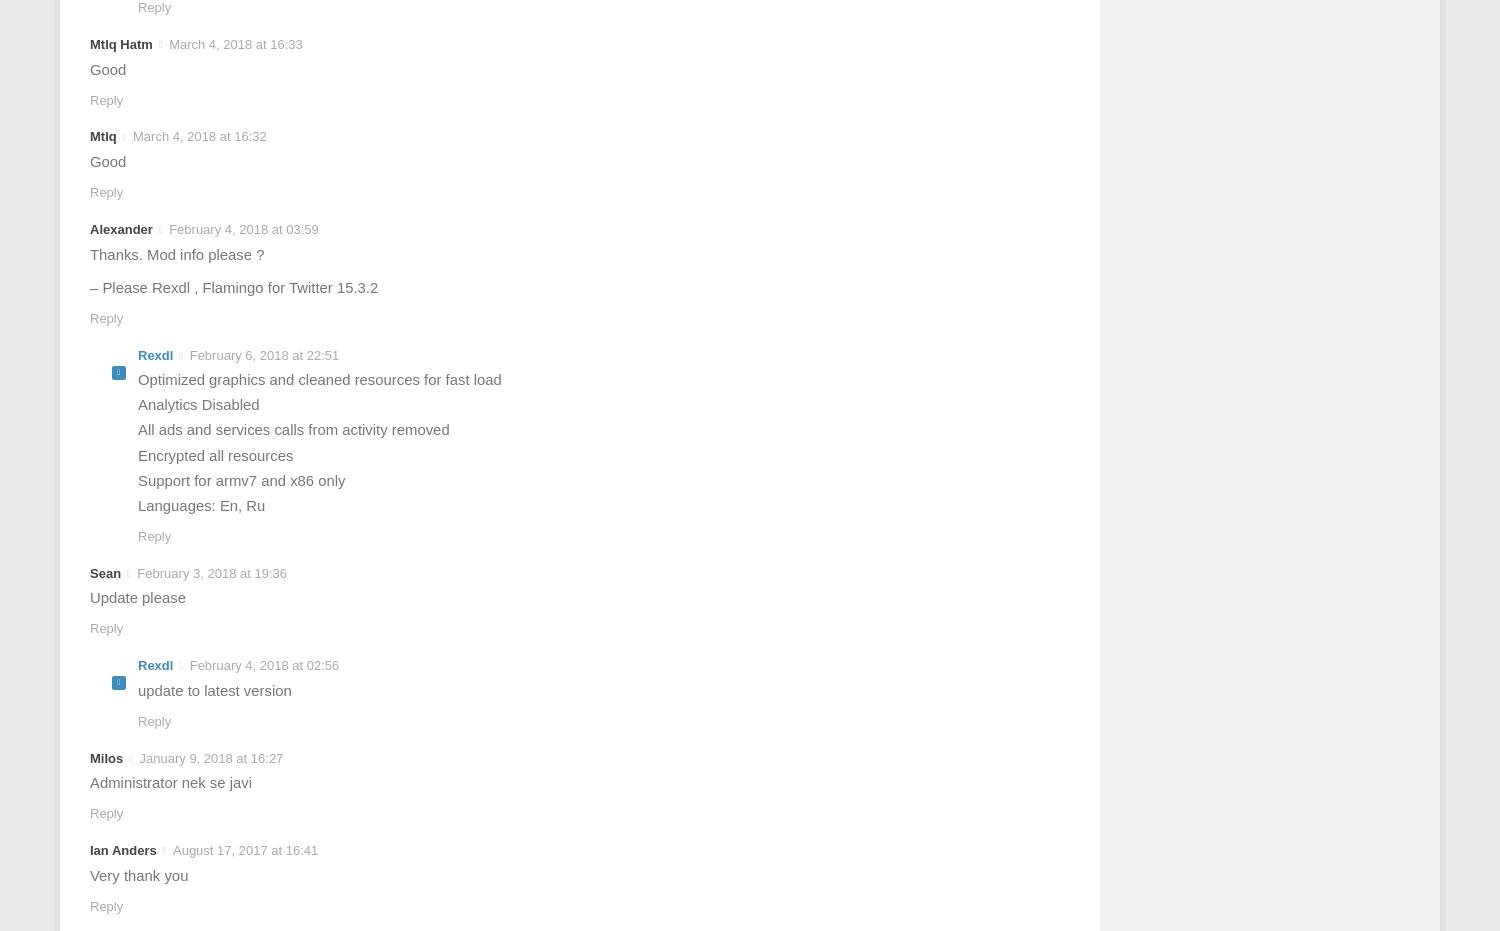  I want to click on 'January 9, 2018 at 16:27', so click(210, 757).